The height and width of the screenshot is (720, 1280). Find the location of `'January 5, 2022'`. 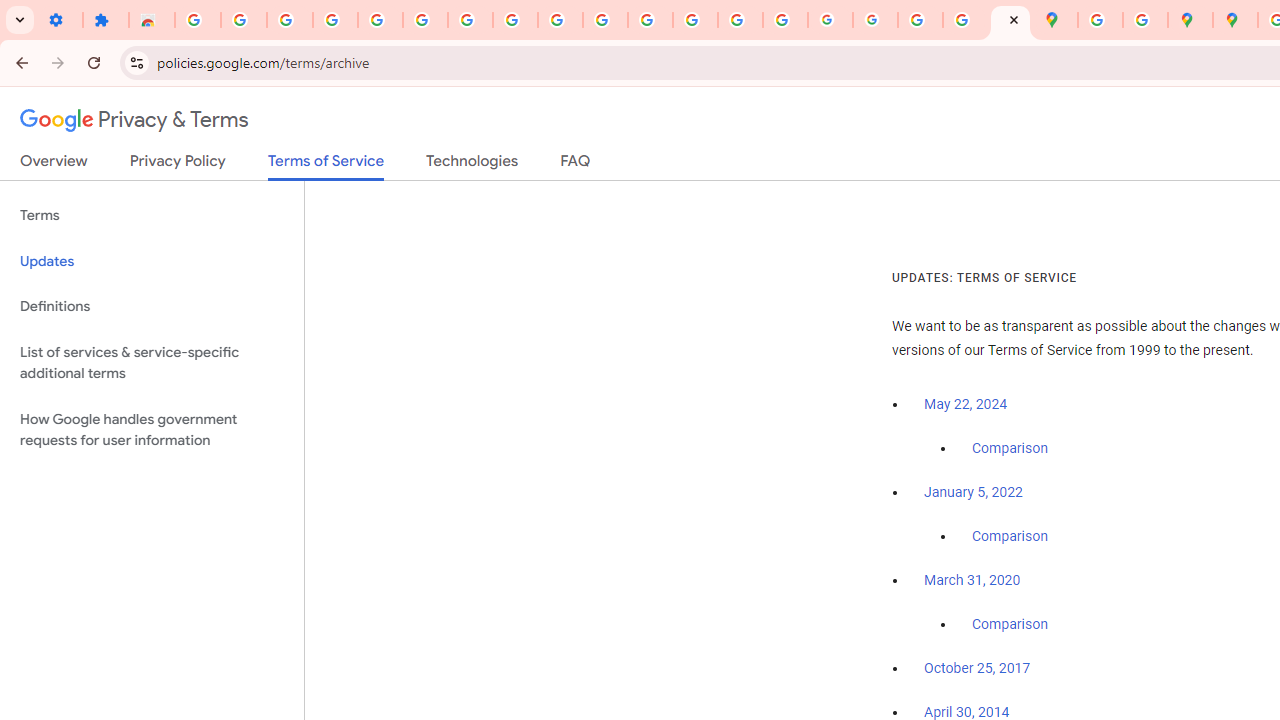

'January 5, 2022' is located at coordinates (973, 492).